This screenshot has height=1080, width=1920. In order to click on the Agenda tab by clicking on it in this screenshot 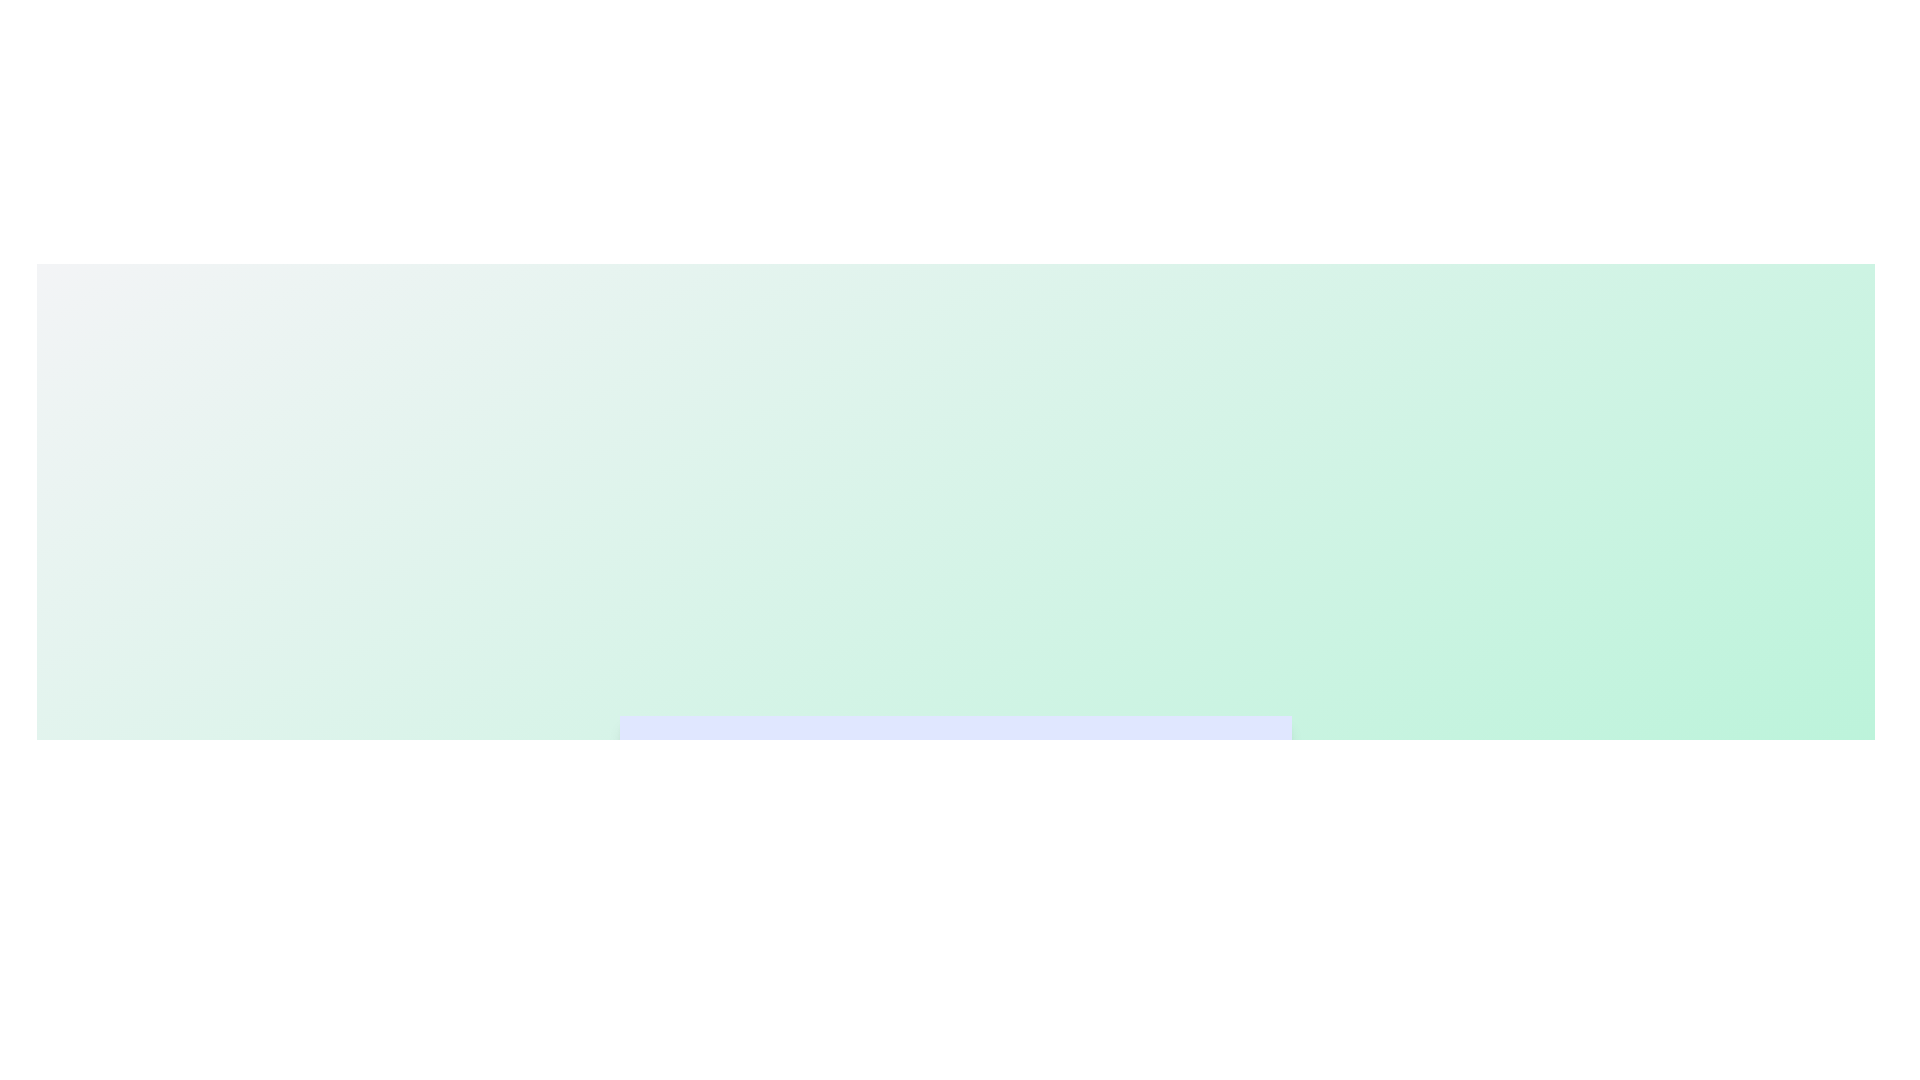, I will do `click(954, 765)`.